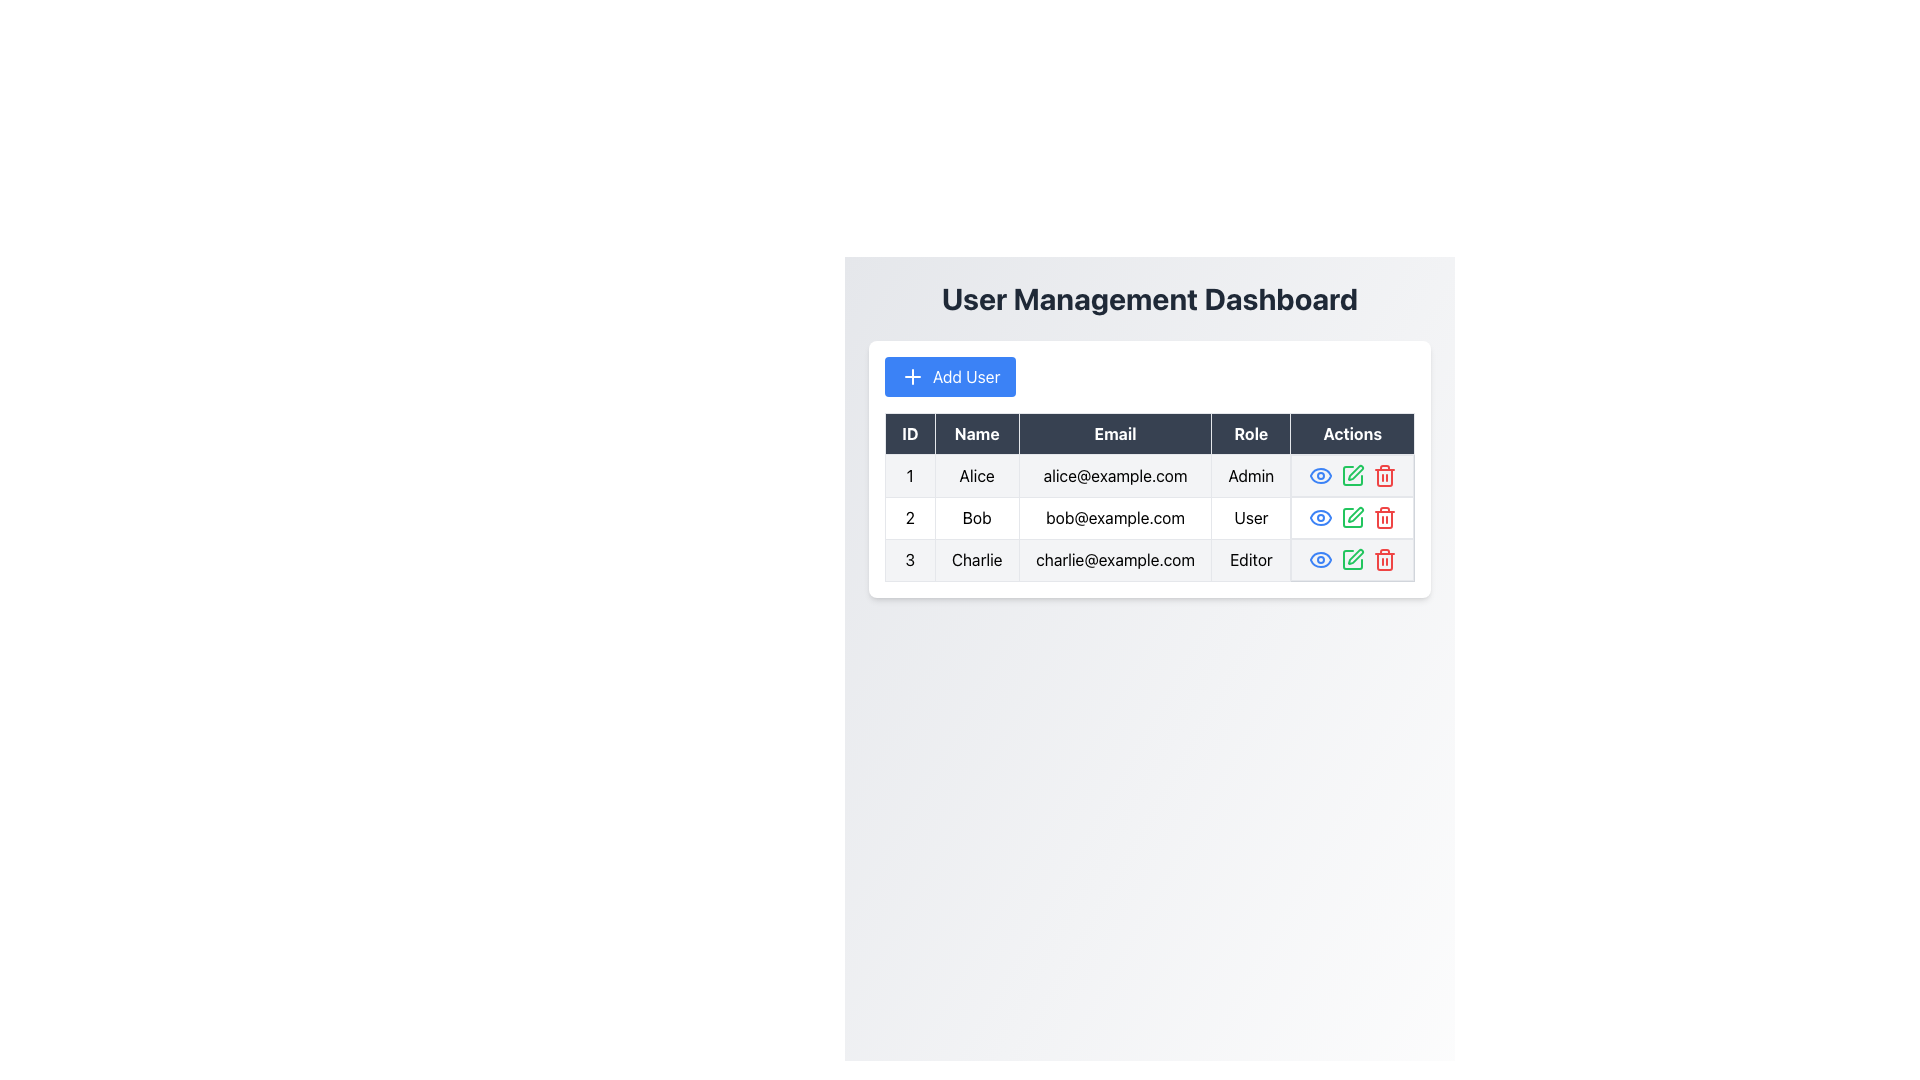 This screenshot has height=1080, width=1920. What do you see at coordinates (1150, 469) in the screenshot?
I see `the table located beneath the 'User Management Dashboard' header` at bounding box center [1150, 469].